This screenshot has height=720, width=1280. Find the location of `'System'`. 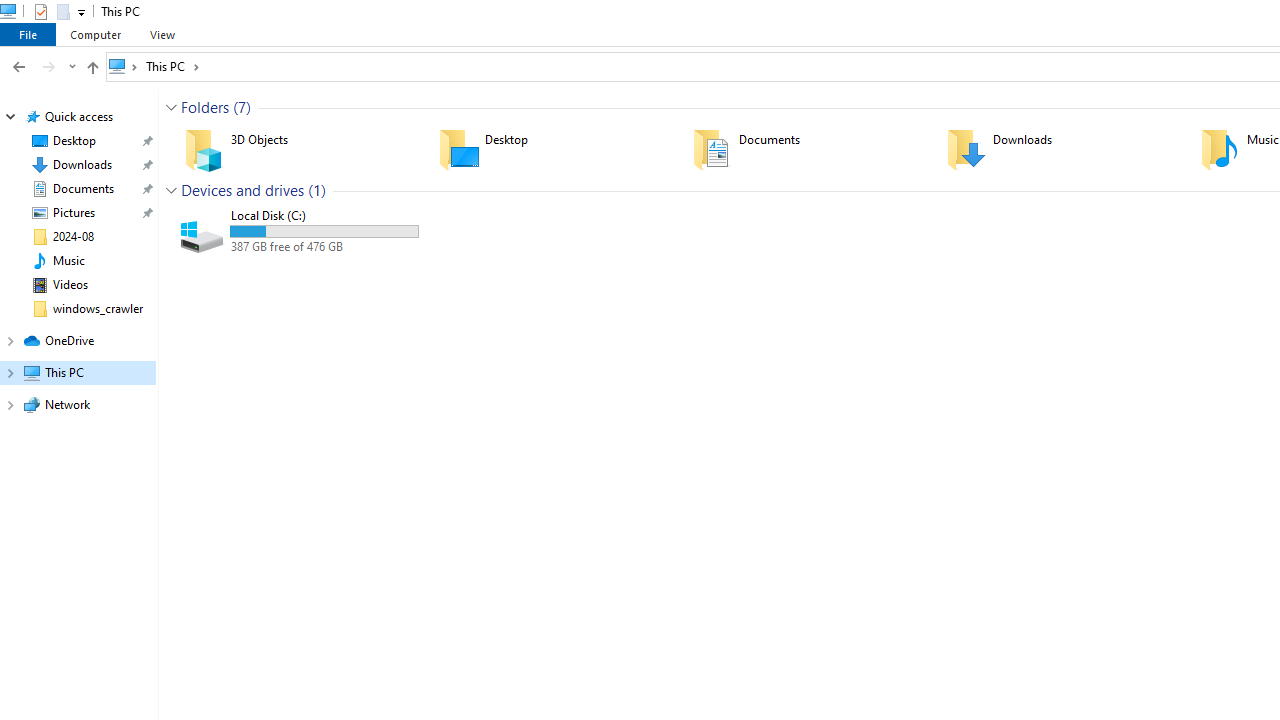

'System' is located at coordinates (10, 11).